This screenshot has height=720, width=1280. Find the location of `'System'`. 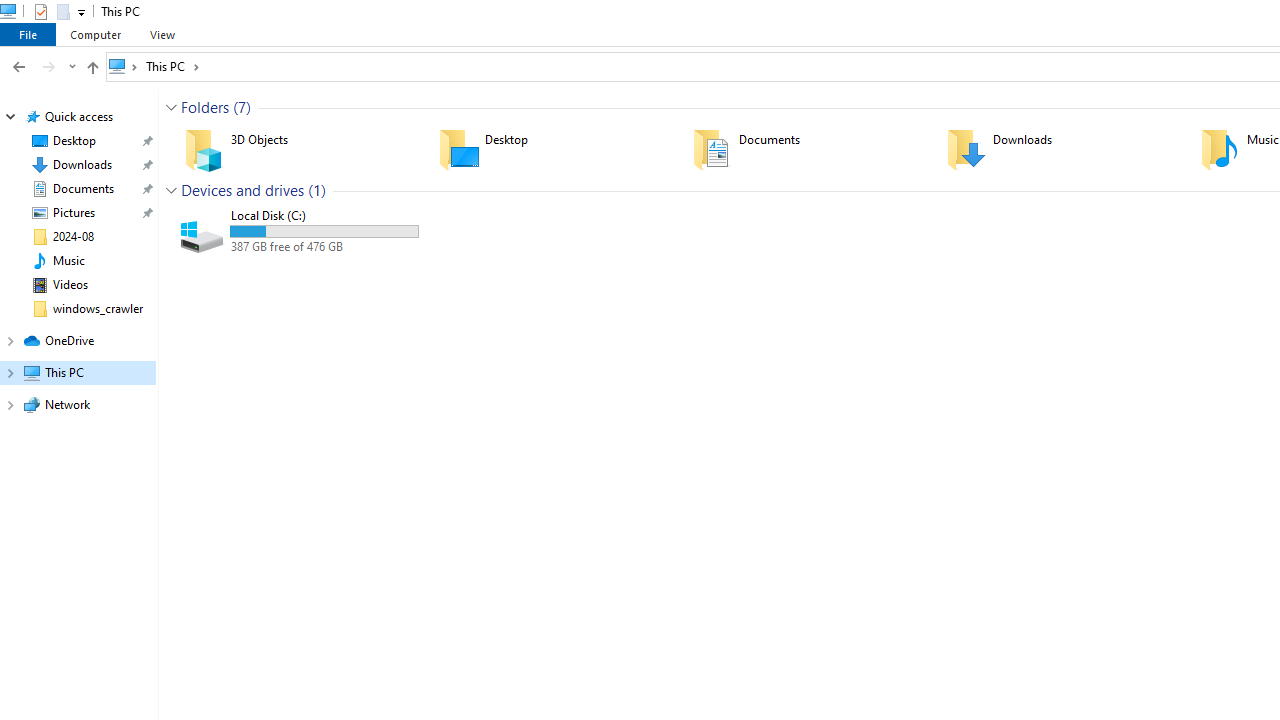

'System' is located at coordinates (10, 11).